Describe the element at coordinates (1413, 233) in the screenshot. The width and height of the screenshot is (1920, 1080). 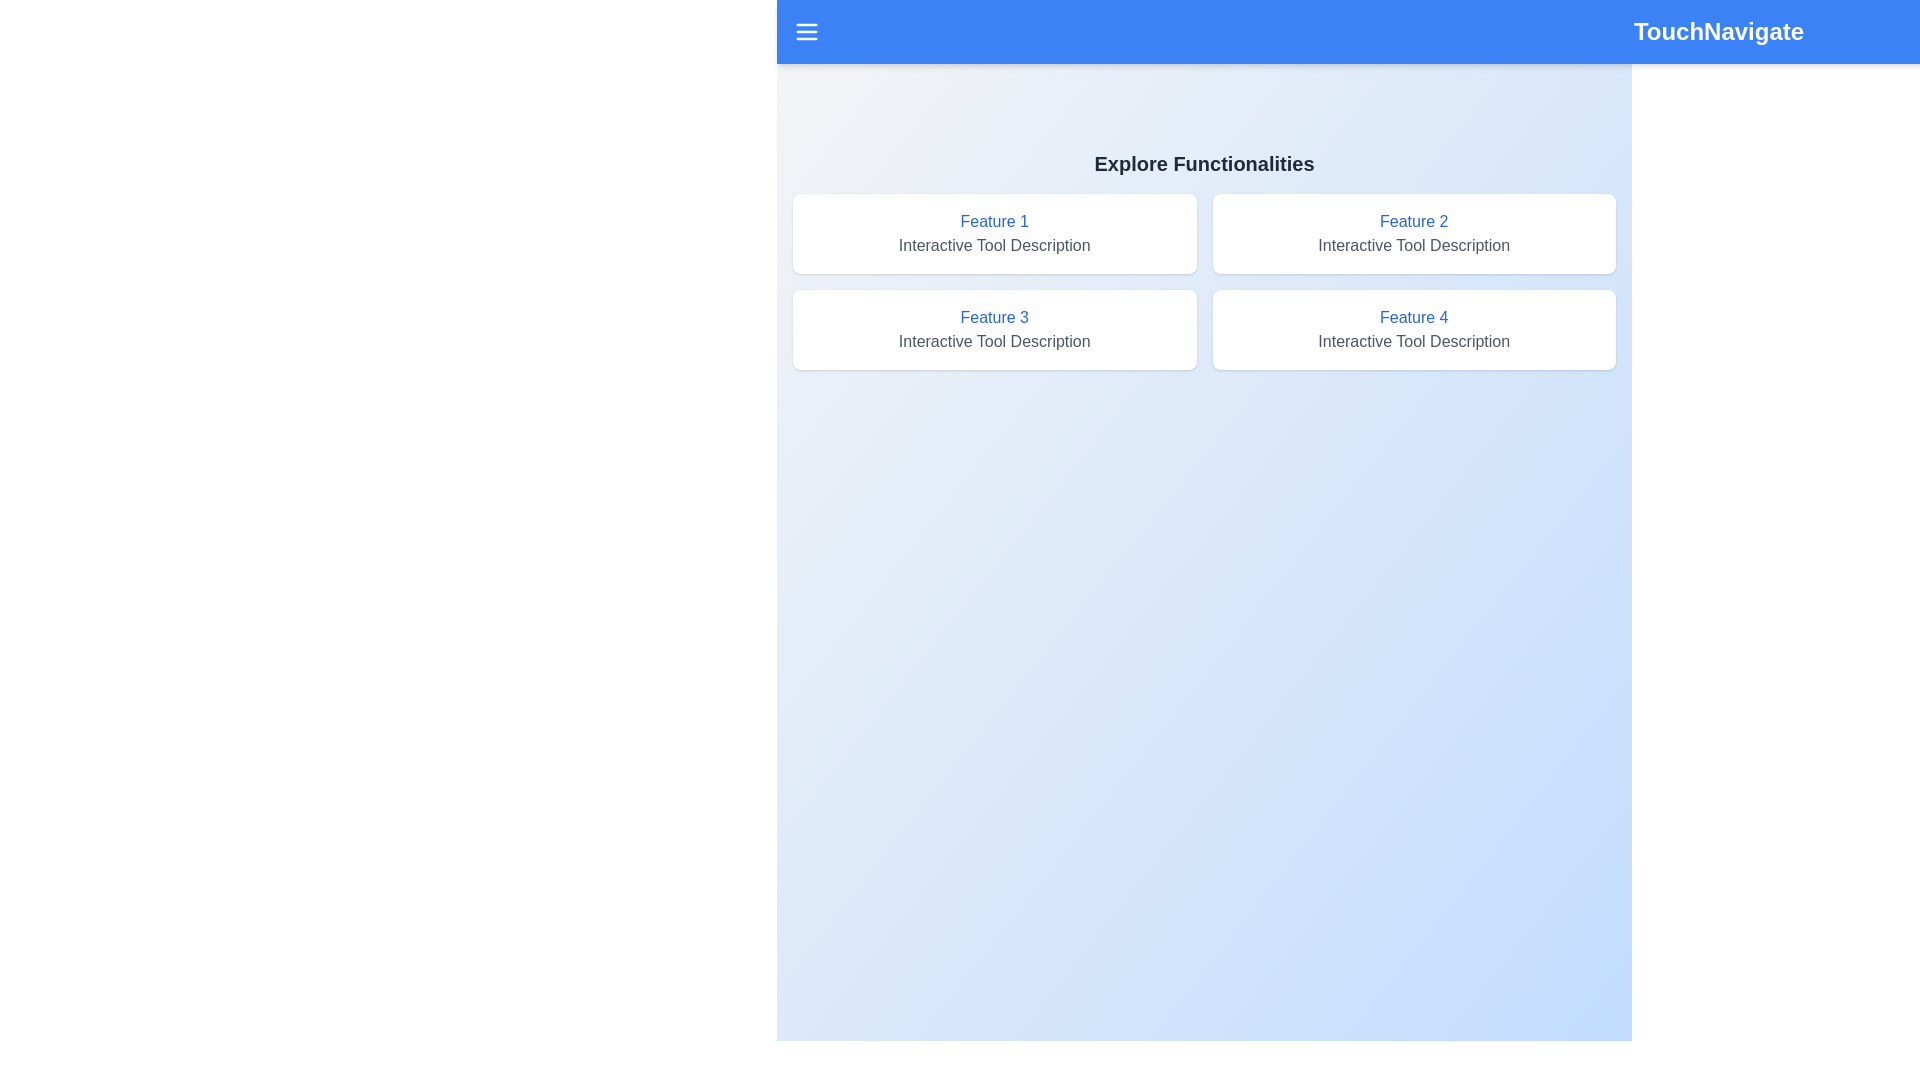
I see `the 'Feature 2' box` at that location.